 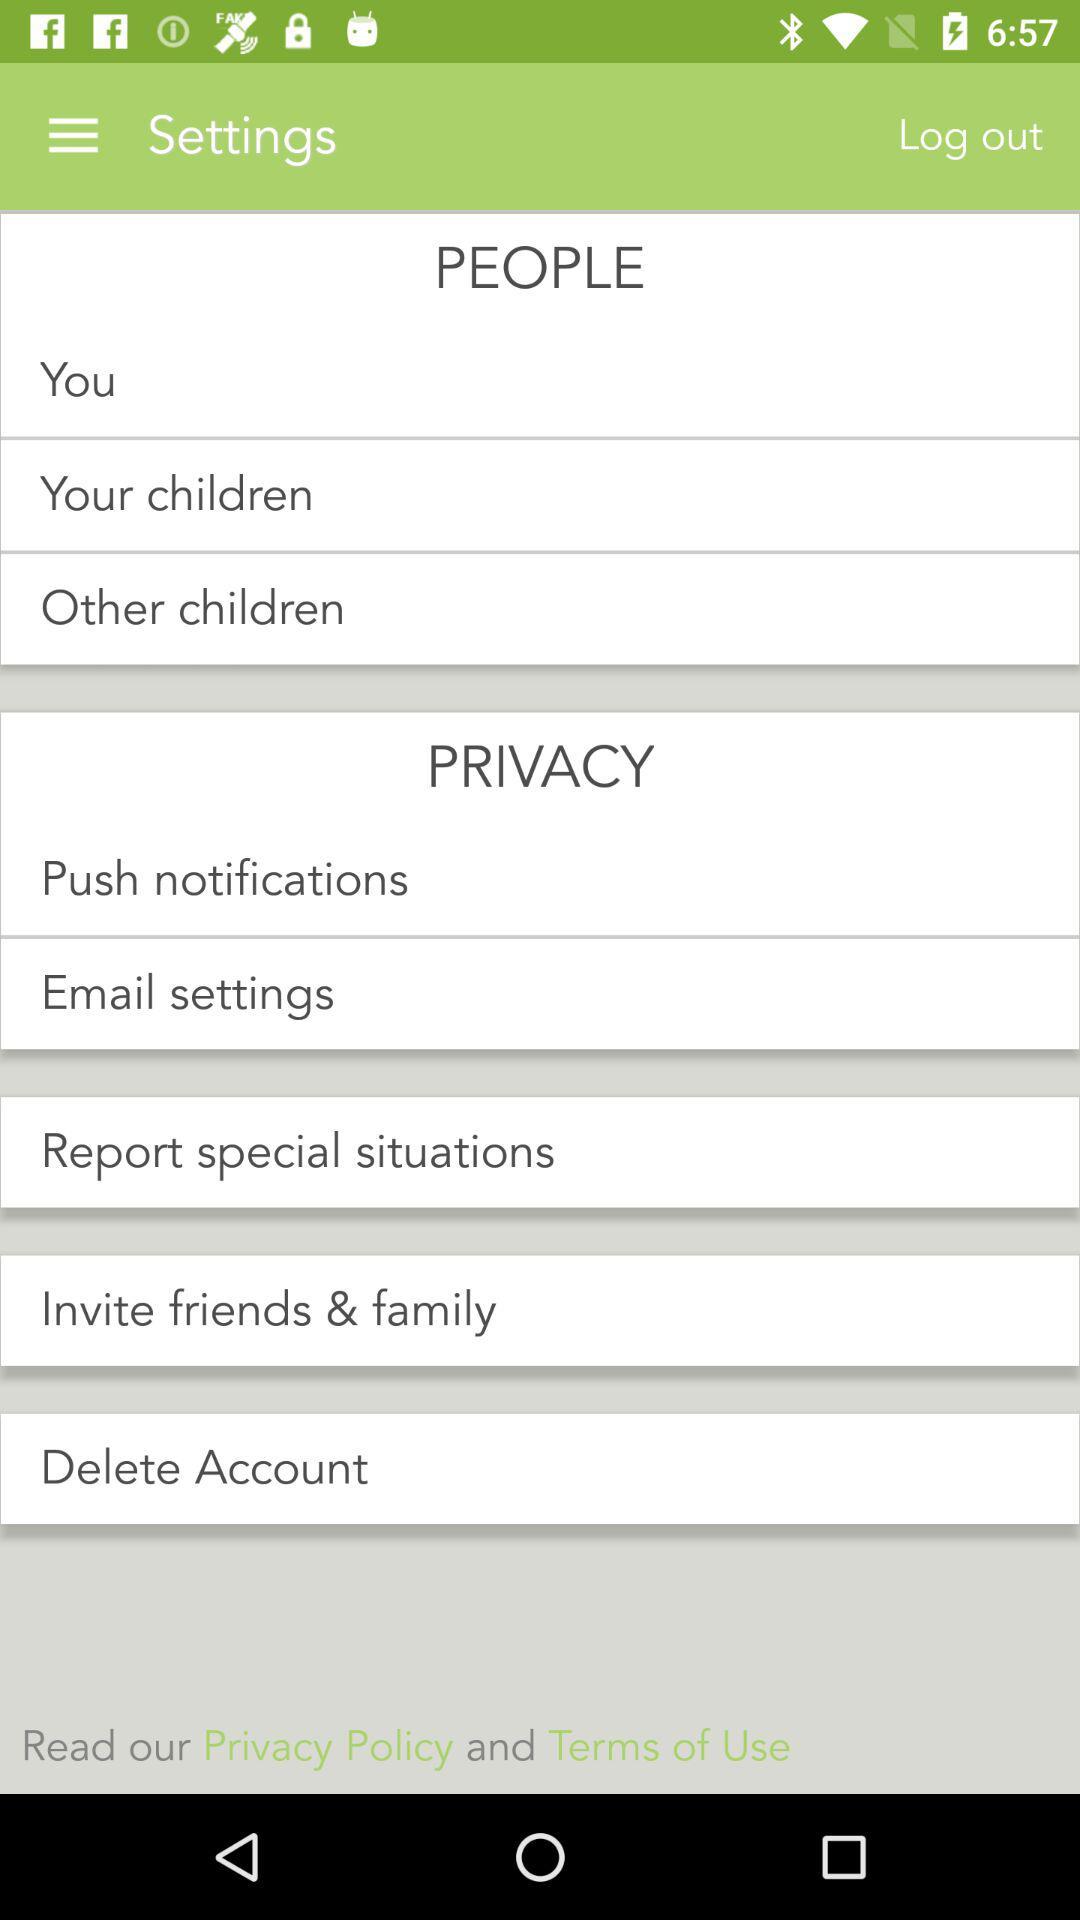 What do you see at coordinates (540, 495) in the screenshot?
I see `your children item` at bounding box center [540, 495].